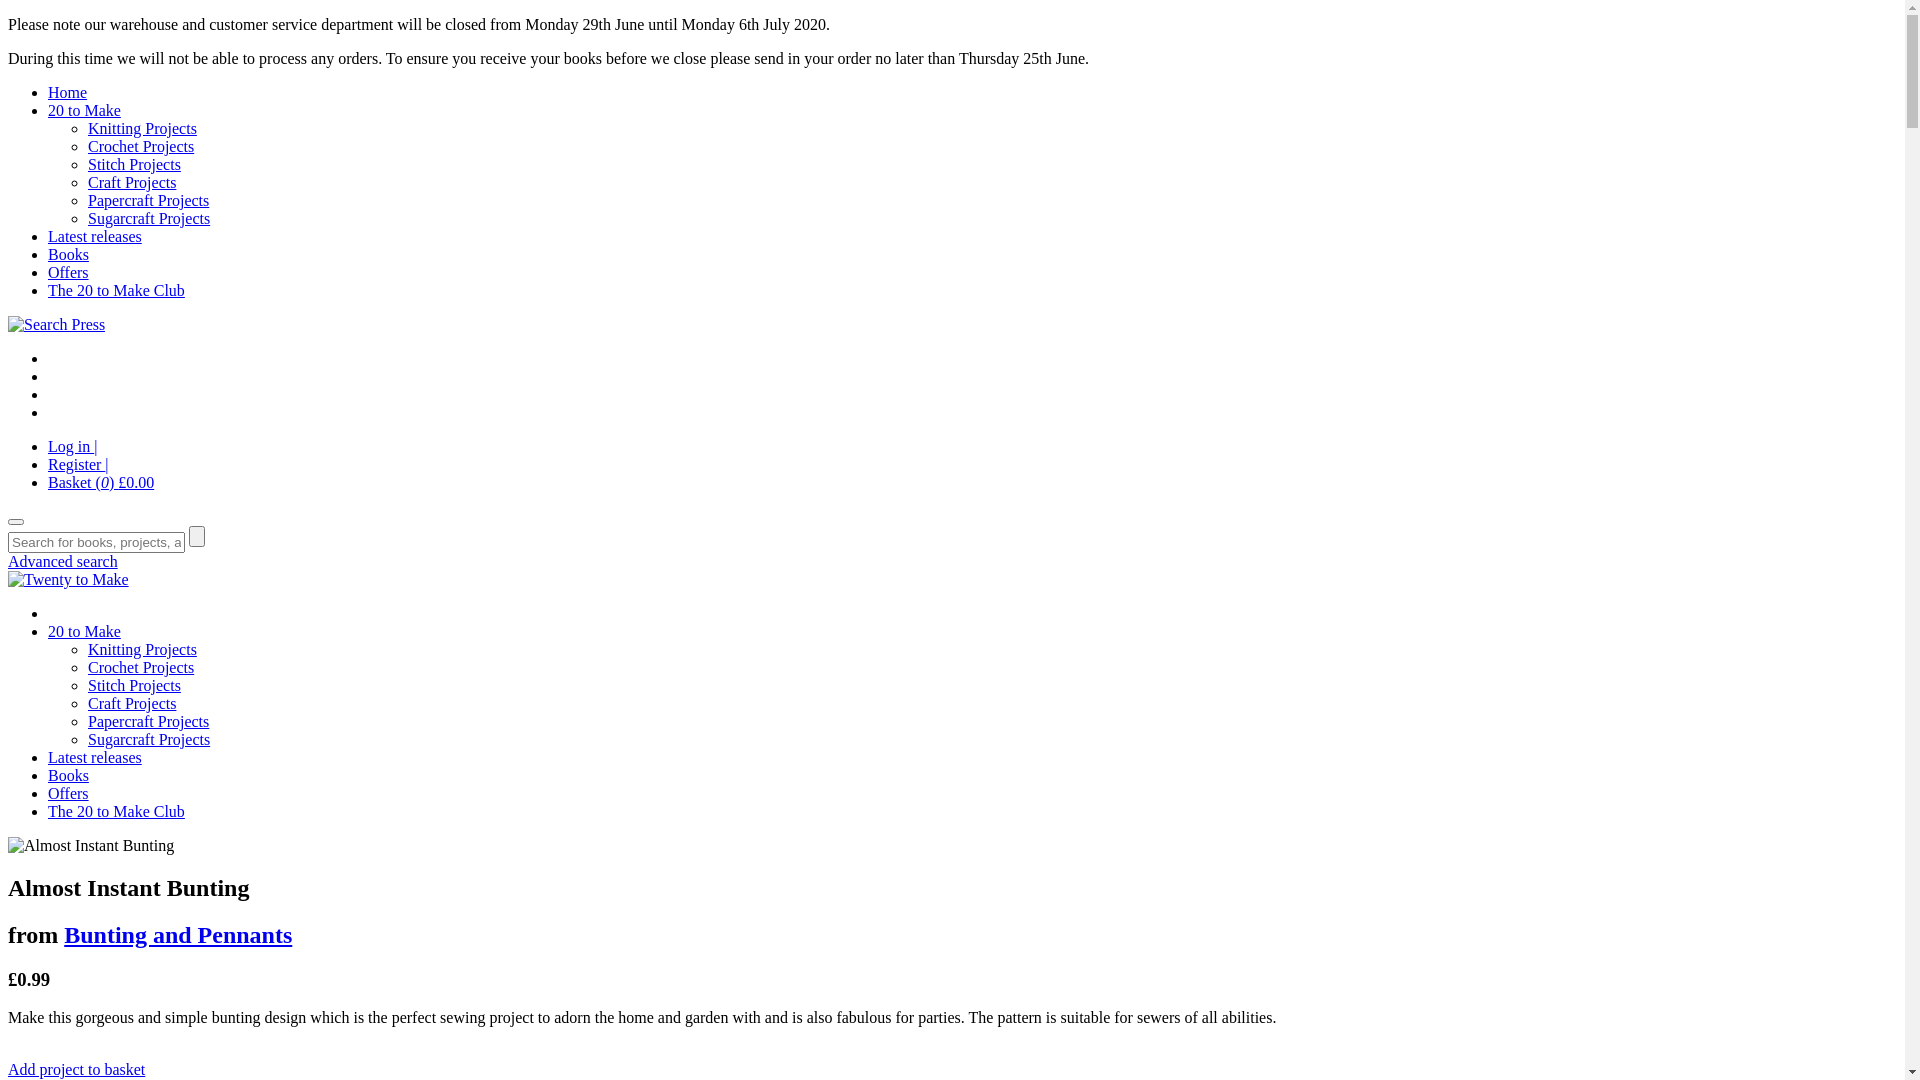  What do you see at coordinates (48, 92) in the screenshot?
I see `'Home'` at bounding box center [48, 92].